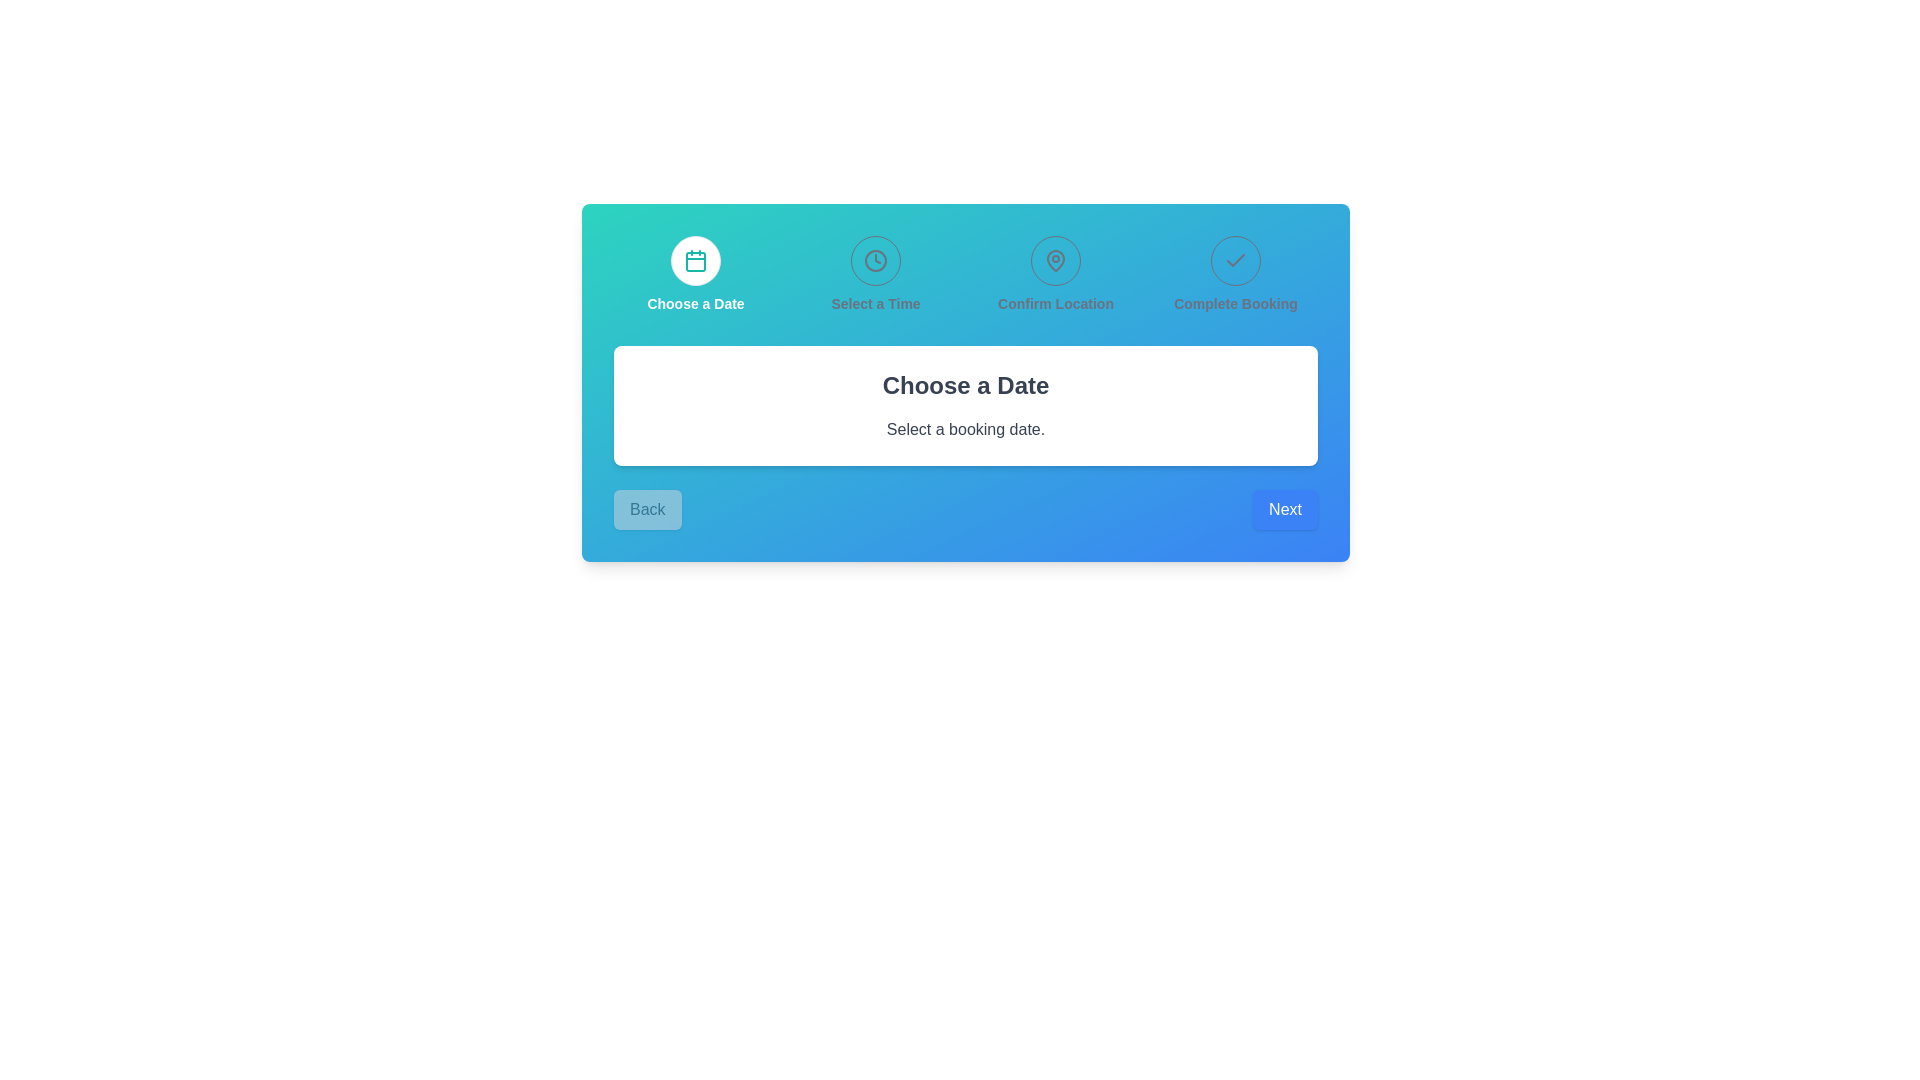 Image resolution: width=1920 pixels, height=1080 pixels. Describe the element at coordinates (875, 274) in the screenshot. I see `the navigation button labeled 'Select a Time' in the second position of the navigation bar to navigate to the corresponding section, using adjacent buttons for context` at that location.